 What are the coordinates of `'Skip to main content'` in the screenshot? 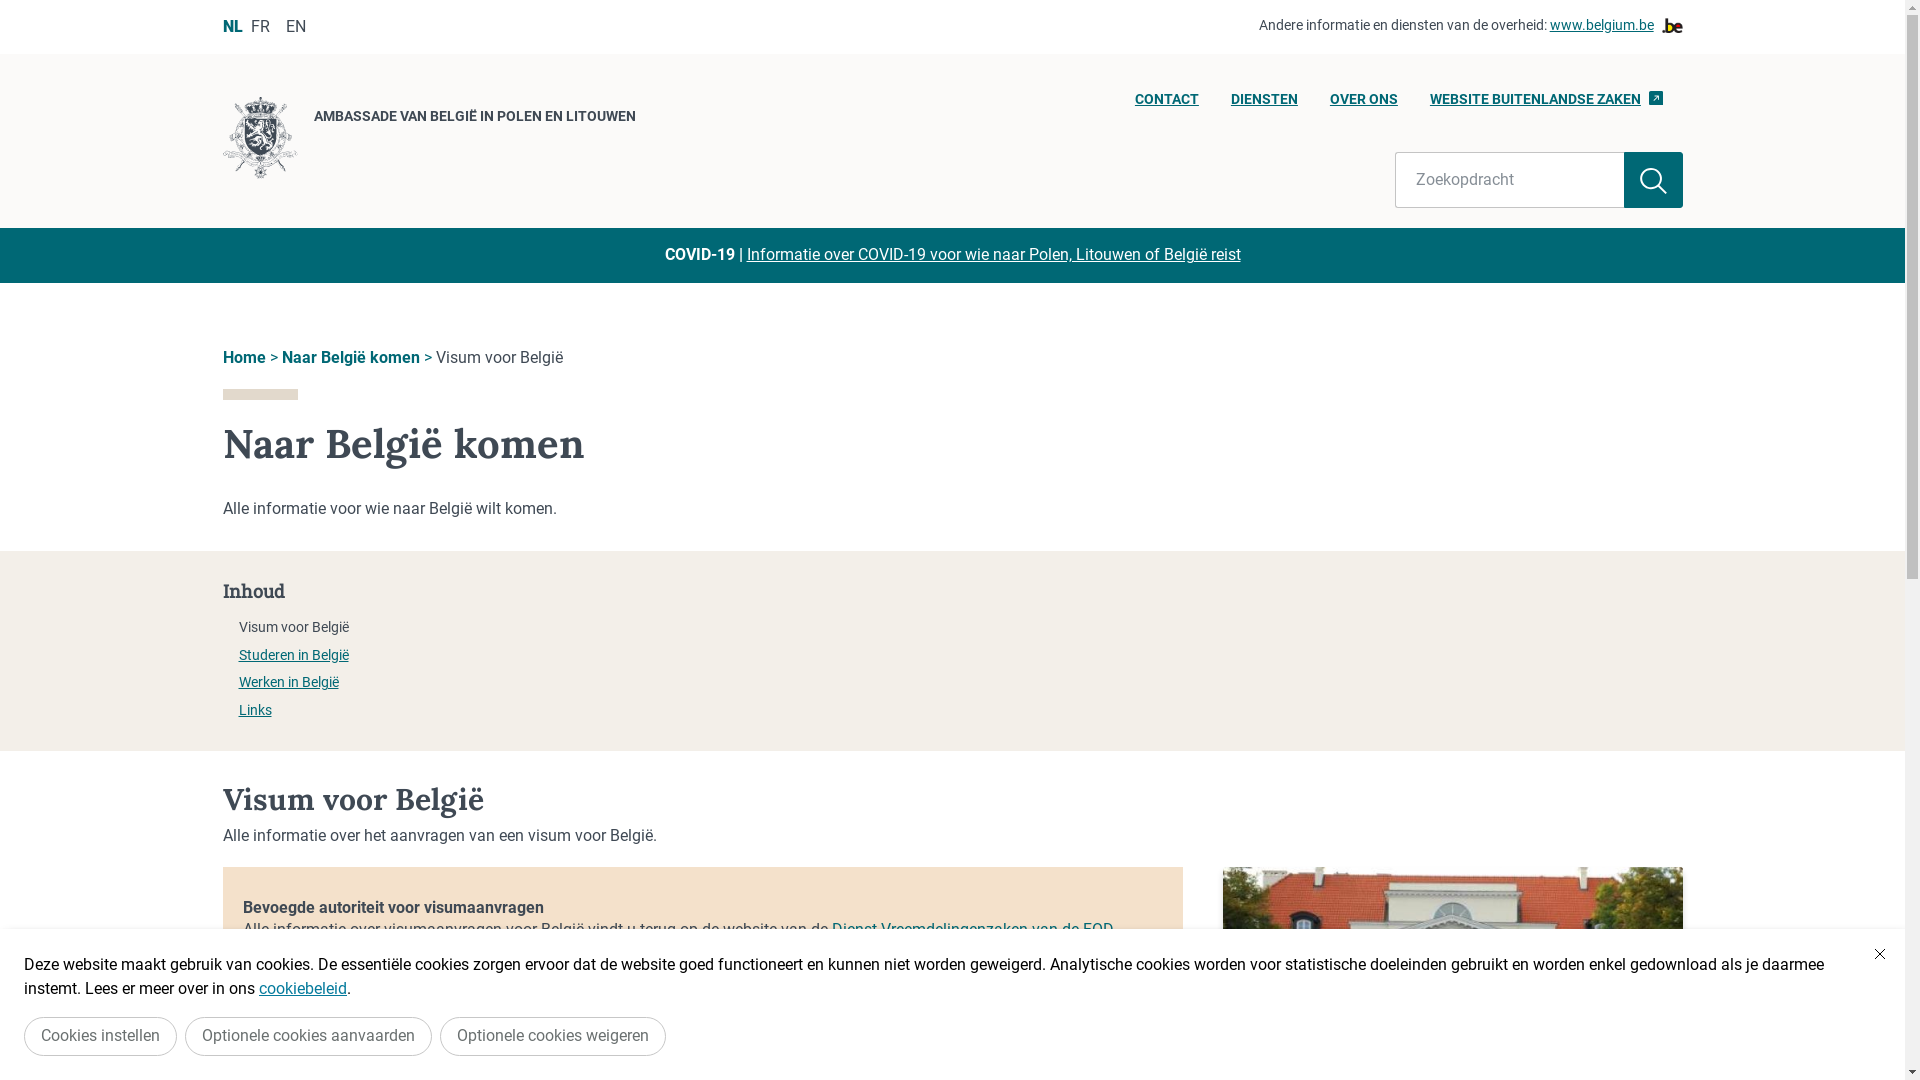 It's located at (0, 6).